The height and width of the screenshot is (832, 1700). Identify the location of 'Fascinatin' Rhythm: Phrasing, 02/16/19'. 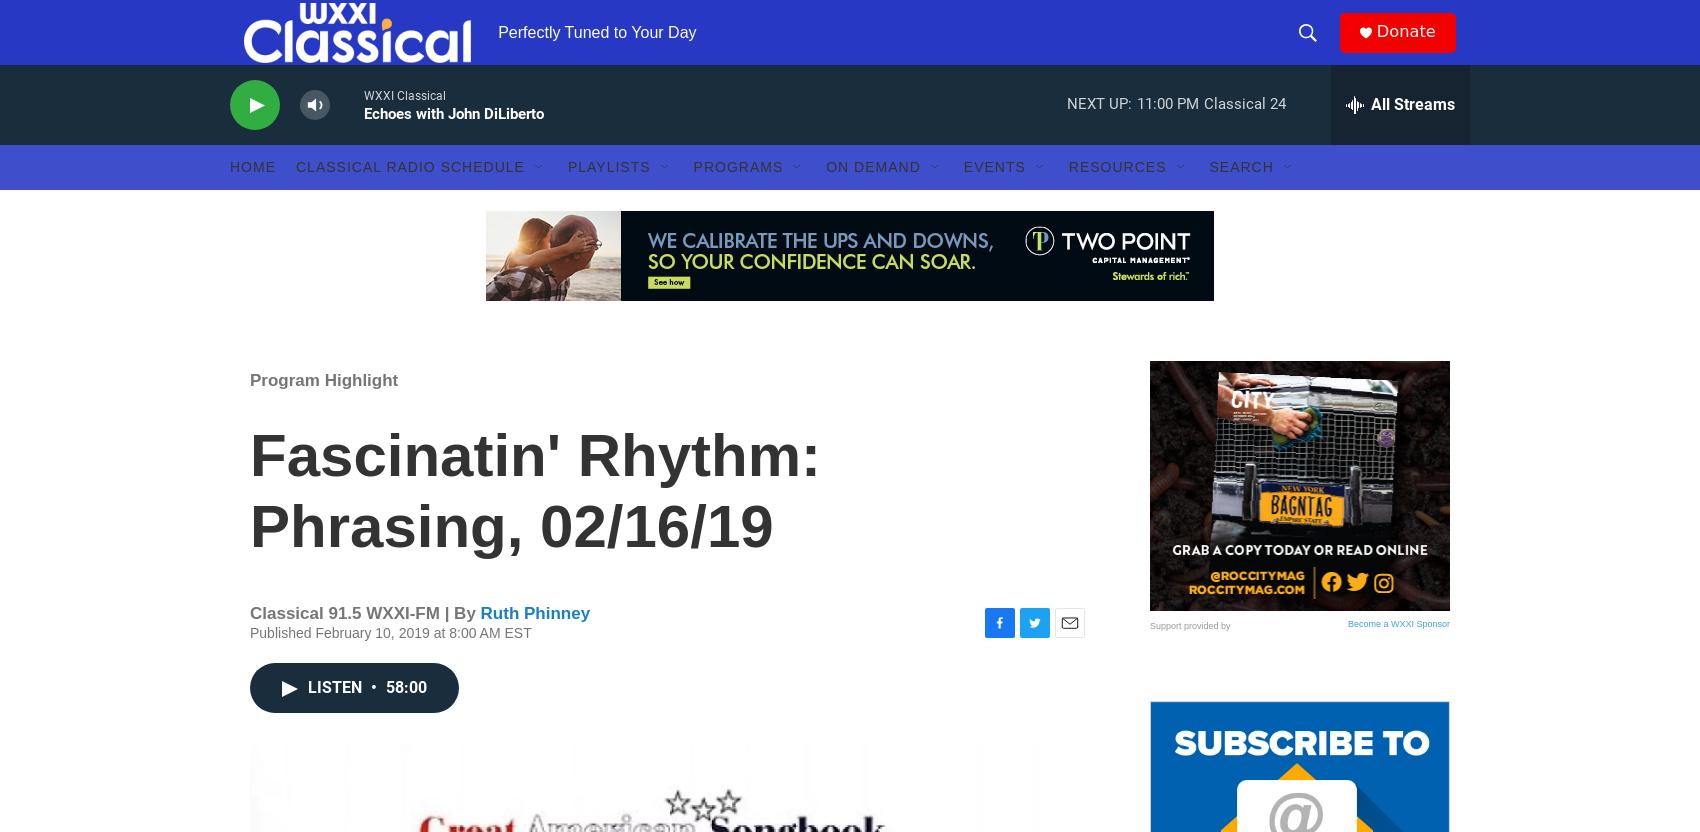
(534, 530).